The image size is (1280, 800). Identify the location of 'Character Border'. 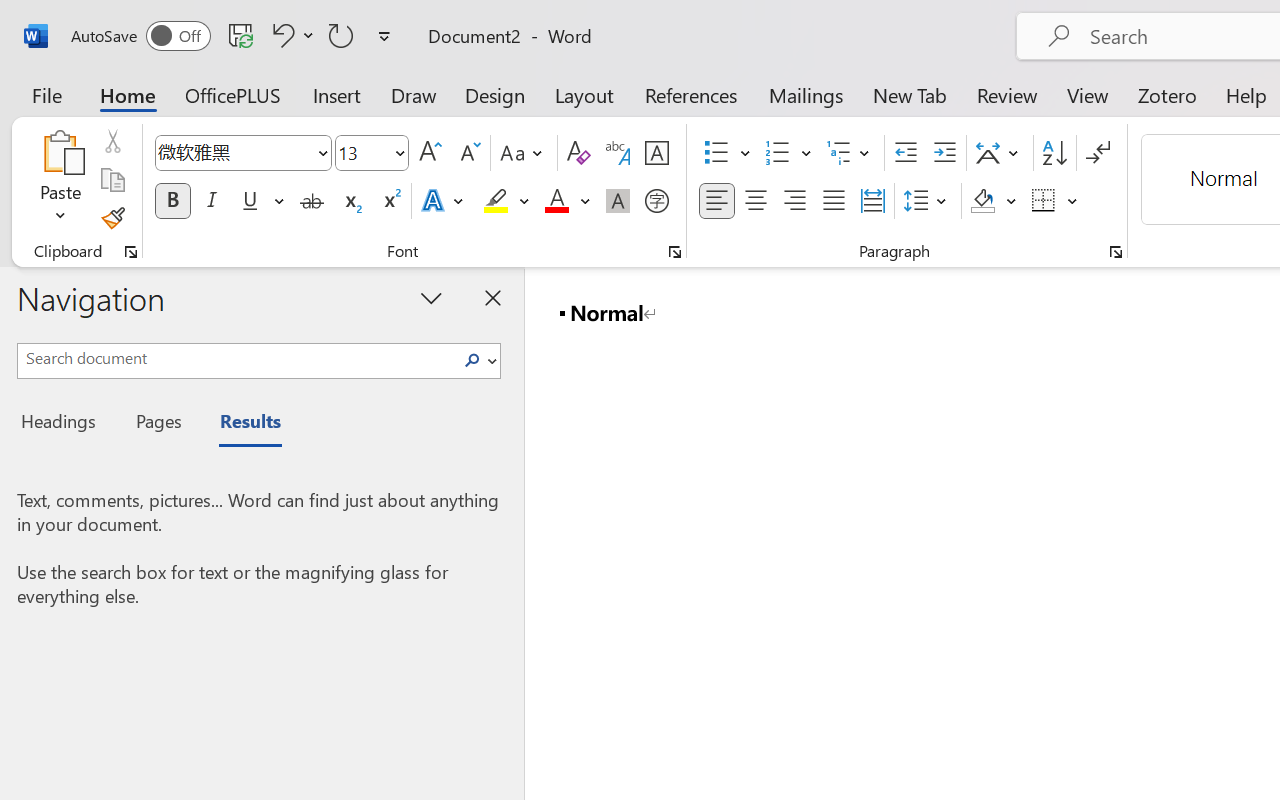
(656, 153).